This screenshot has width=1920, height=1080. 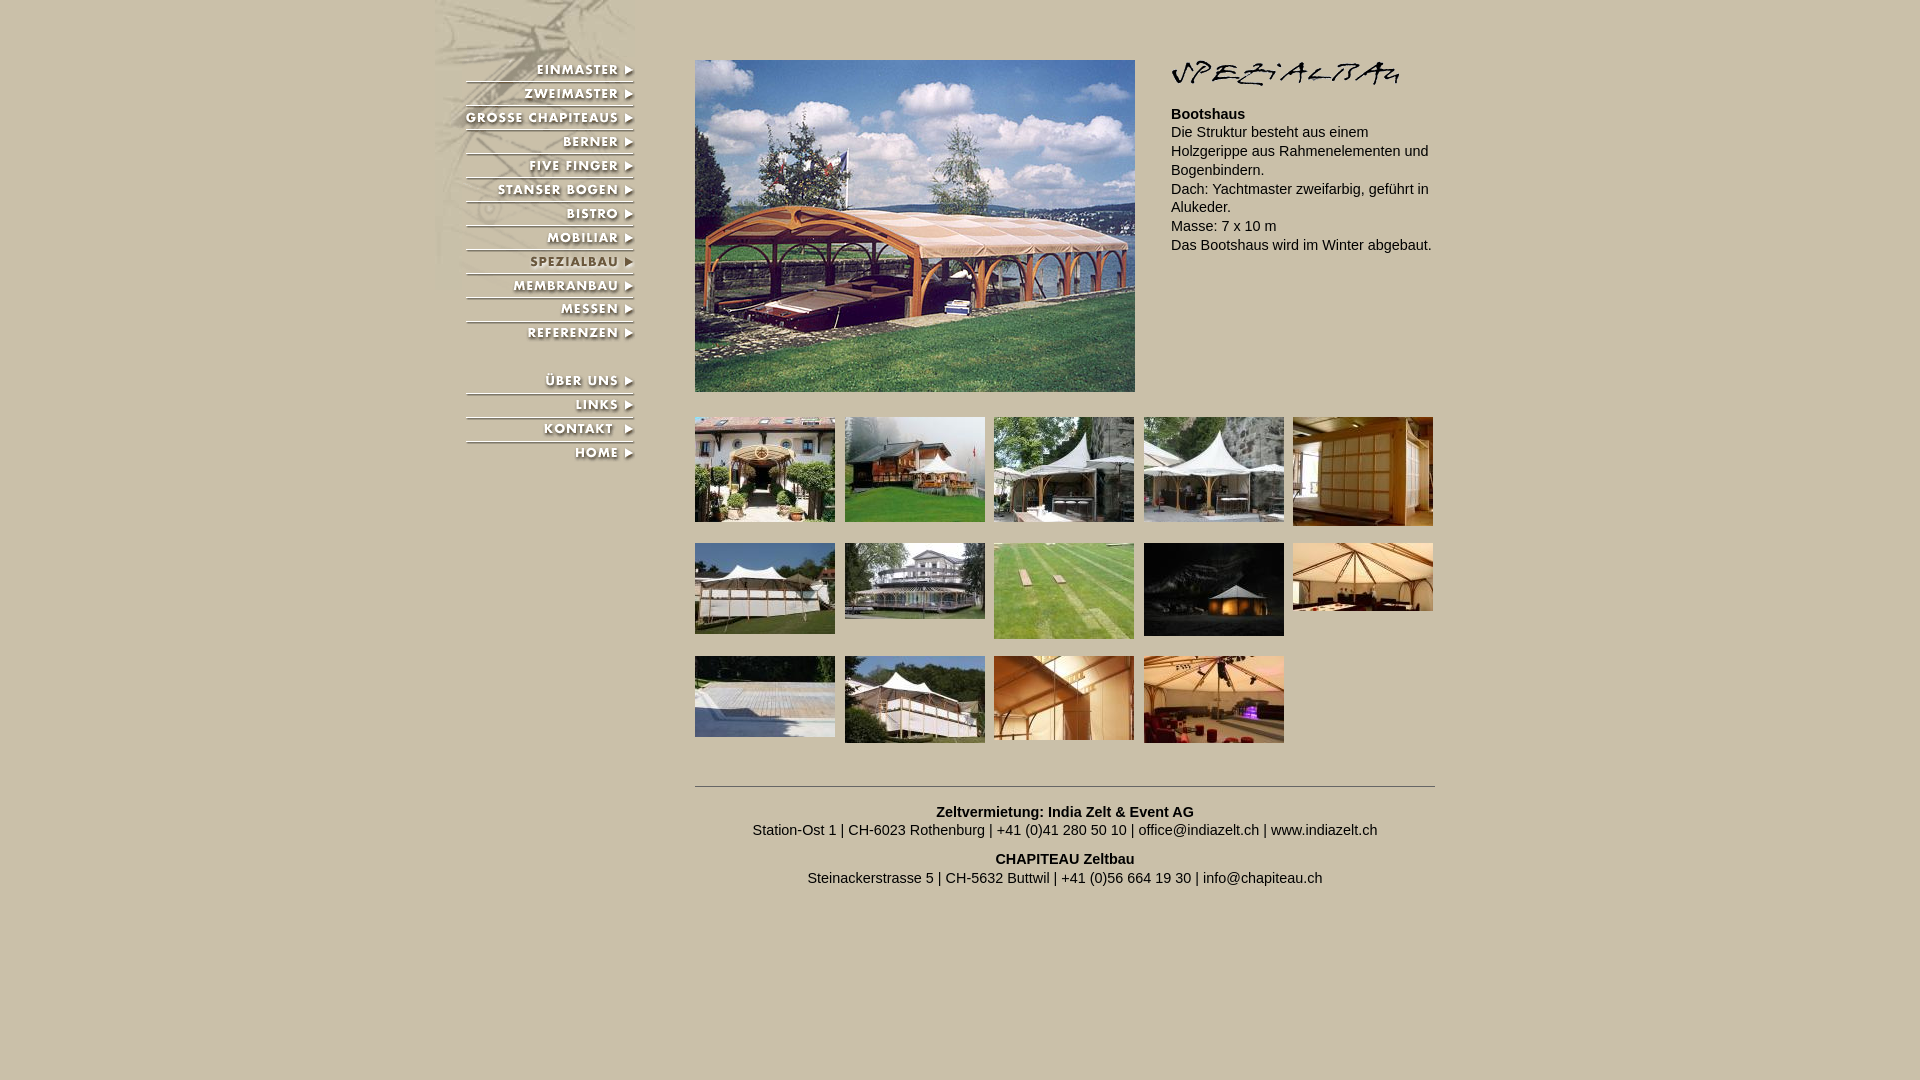 What do you see at coordinates (1324, 829) in the screenshot?
I see `'www.indiazelt.ch'` at bounding box center [1324, 829].